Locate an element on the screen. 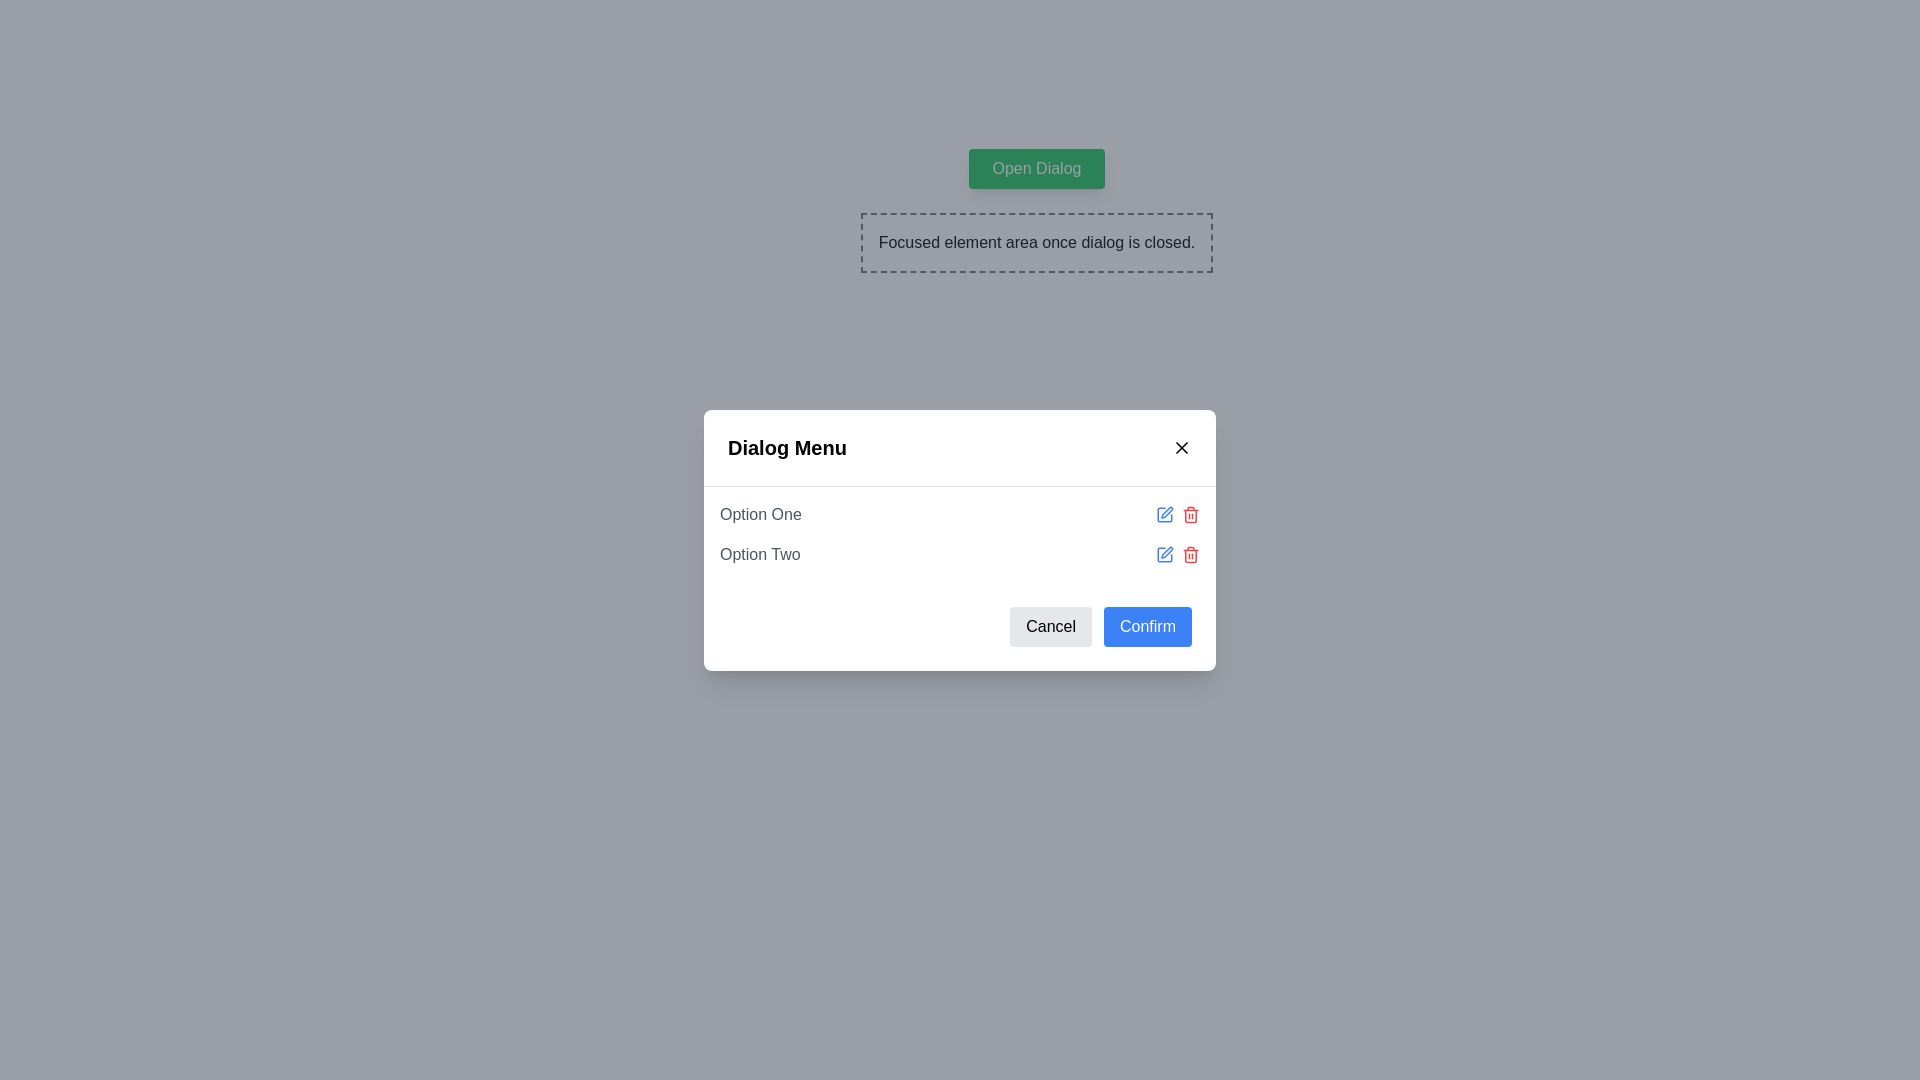 The height and width of the screenshot is (1080, 1920). the editing icon located on the right side of the row labeled 'Option Two' in the dialog menu is located at coordinates (1167, 552).